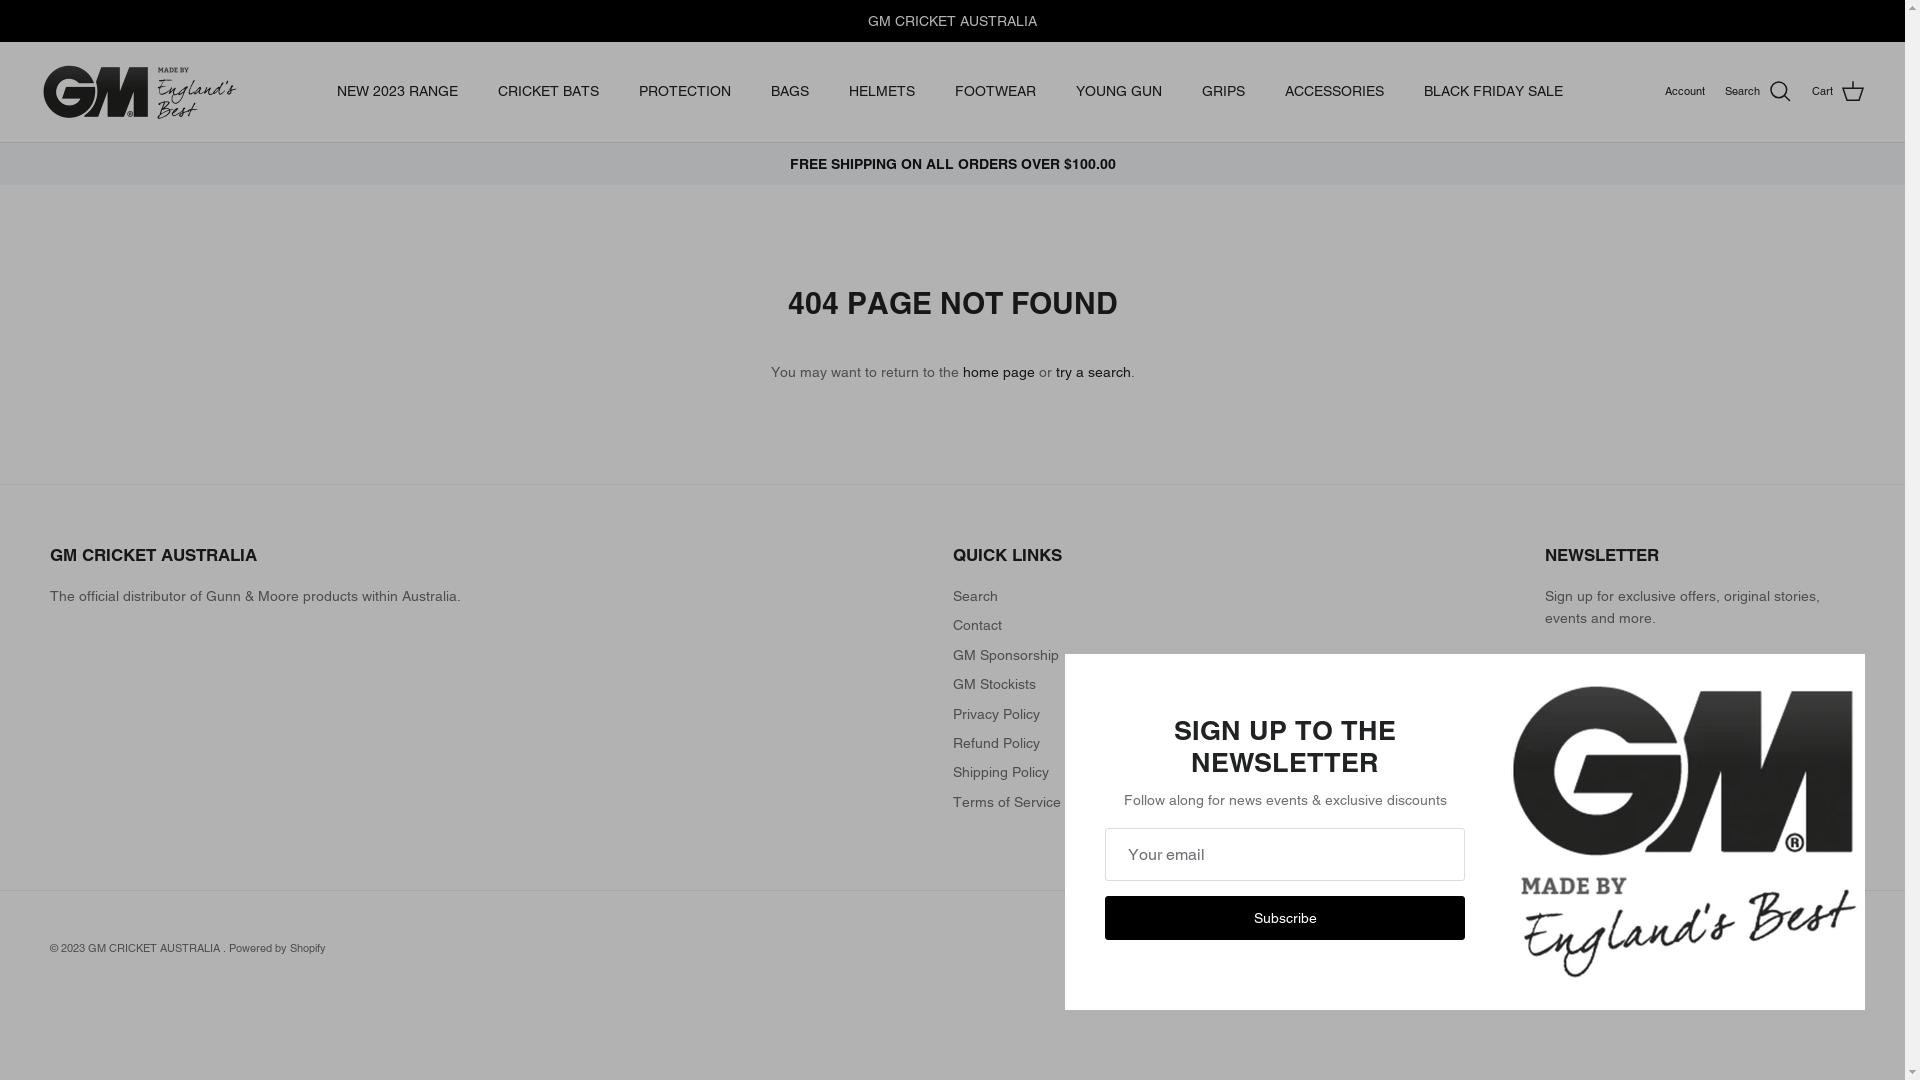  What do you see at coordinates (1001, 770) in the screenshot?
I see `'Shipping Policy'` at bounding box center [1001, 770].